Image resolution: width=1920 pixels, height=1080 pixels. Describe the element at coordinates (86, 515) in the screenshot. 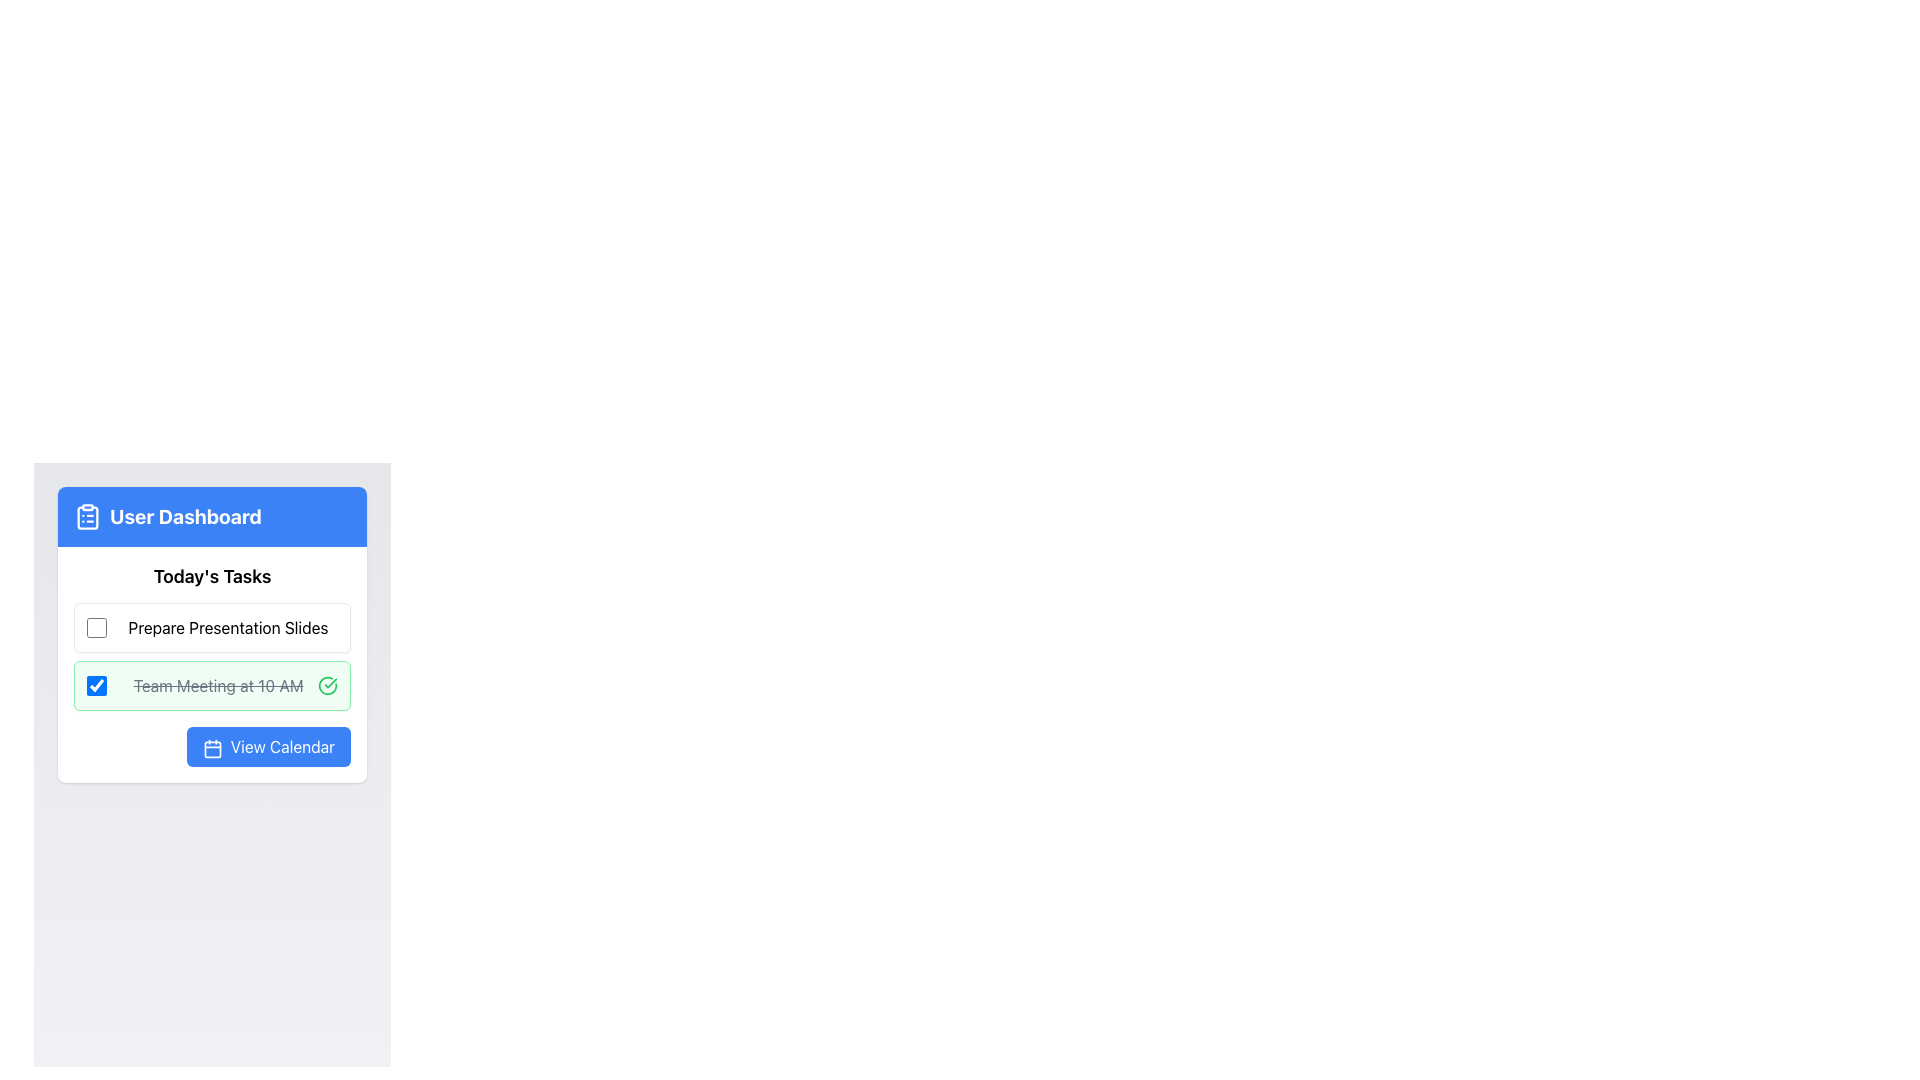

I see `the blue clipboard list icon located in the header section labeled 'User Dashboard'` at that location.